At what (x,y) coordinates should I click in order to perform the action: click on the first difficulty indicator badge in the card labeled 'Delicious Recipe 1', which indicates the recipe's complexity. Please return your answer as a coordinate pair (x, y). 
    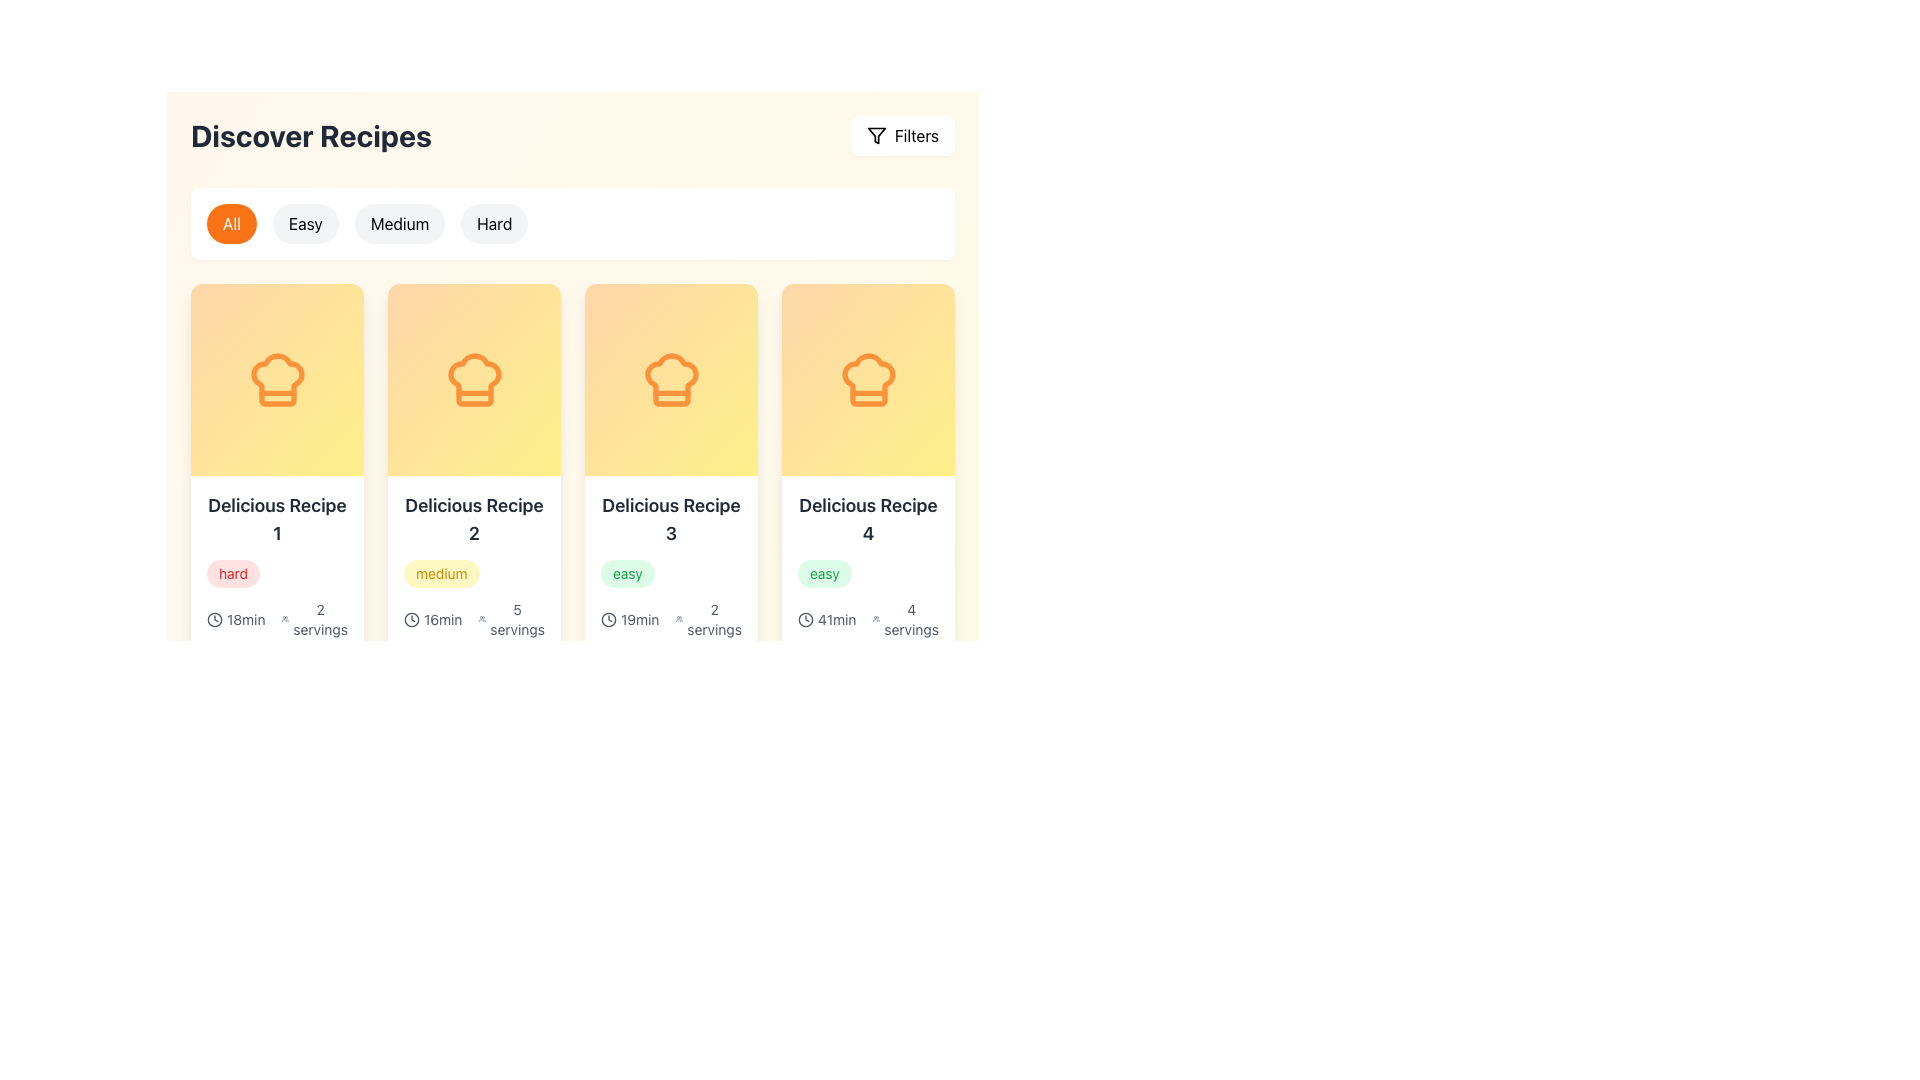
    Looking at the image, I should click on (276, 574).